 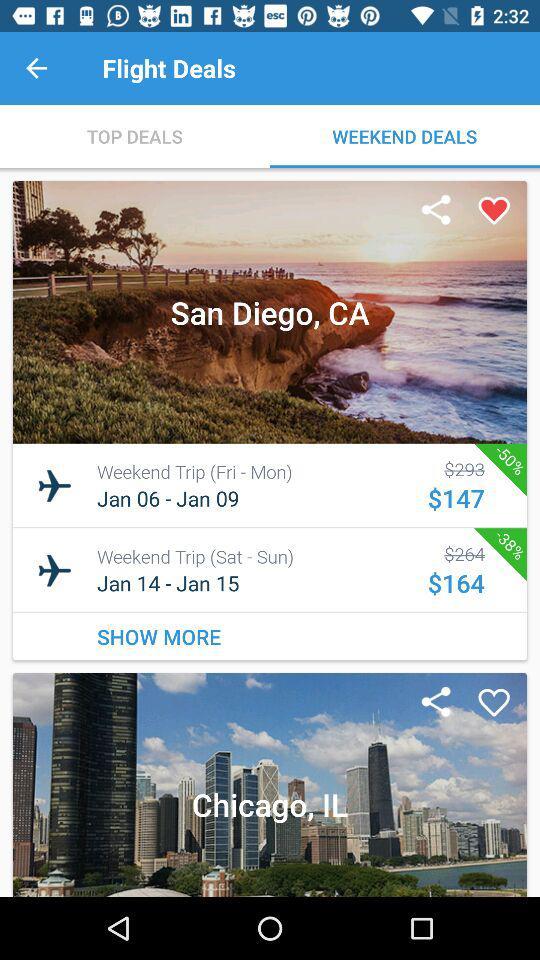 What do you see at coordinates (270, 635) in the screenshot?
I see `the show more icon` at bounding box center [270, 635].